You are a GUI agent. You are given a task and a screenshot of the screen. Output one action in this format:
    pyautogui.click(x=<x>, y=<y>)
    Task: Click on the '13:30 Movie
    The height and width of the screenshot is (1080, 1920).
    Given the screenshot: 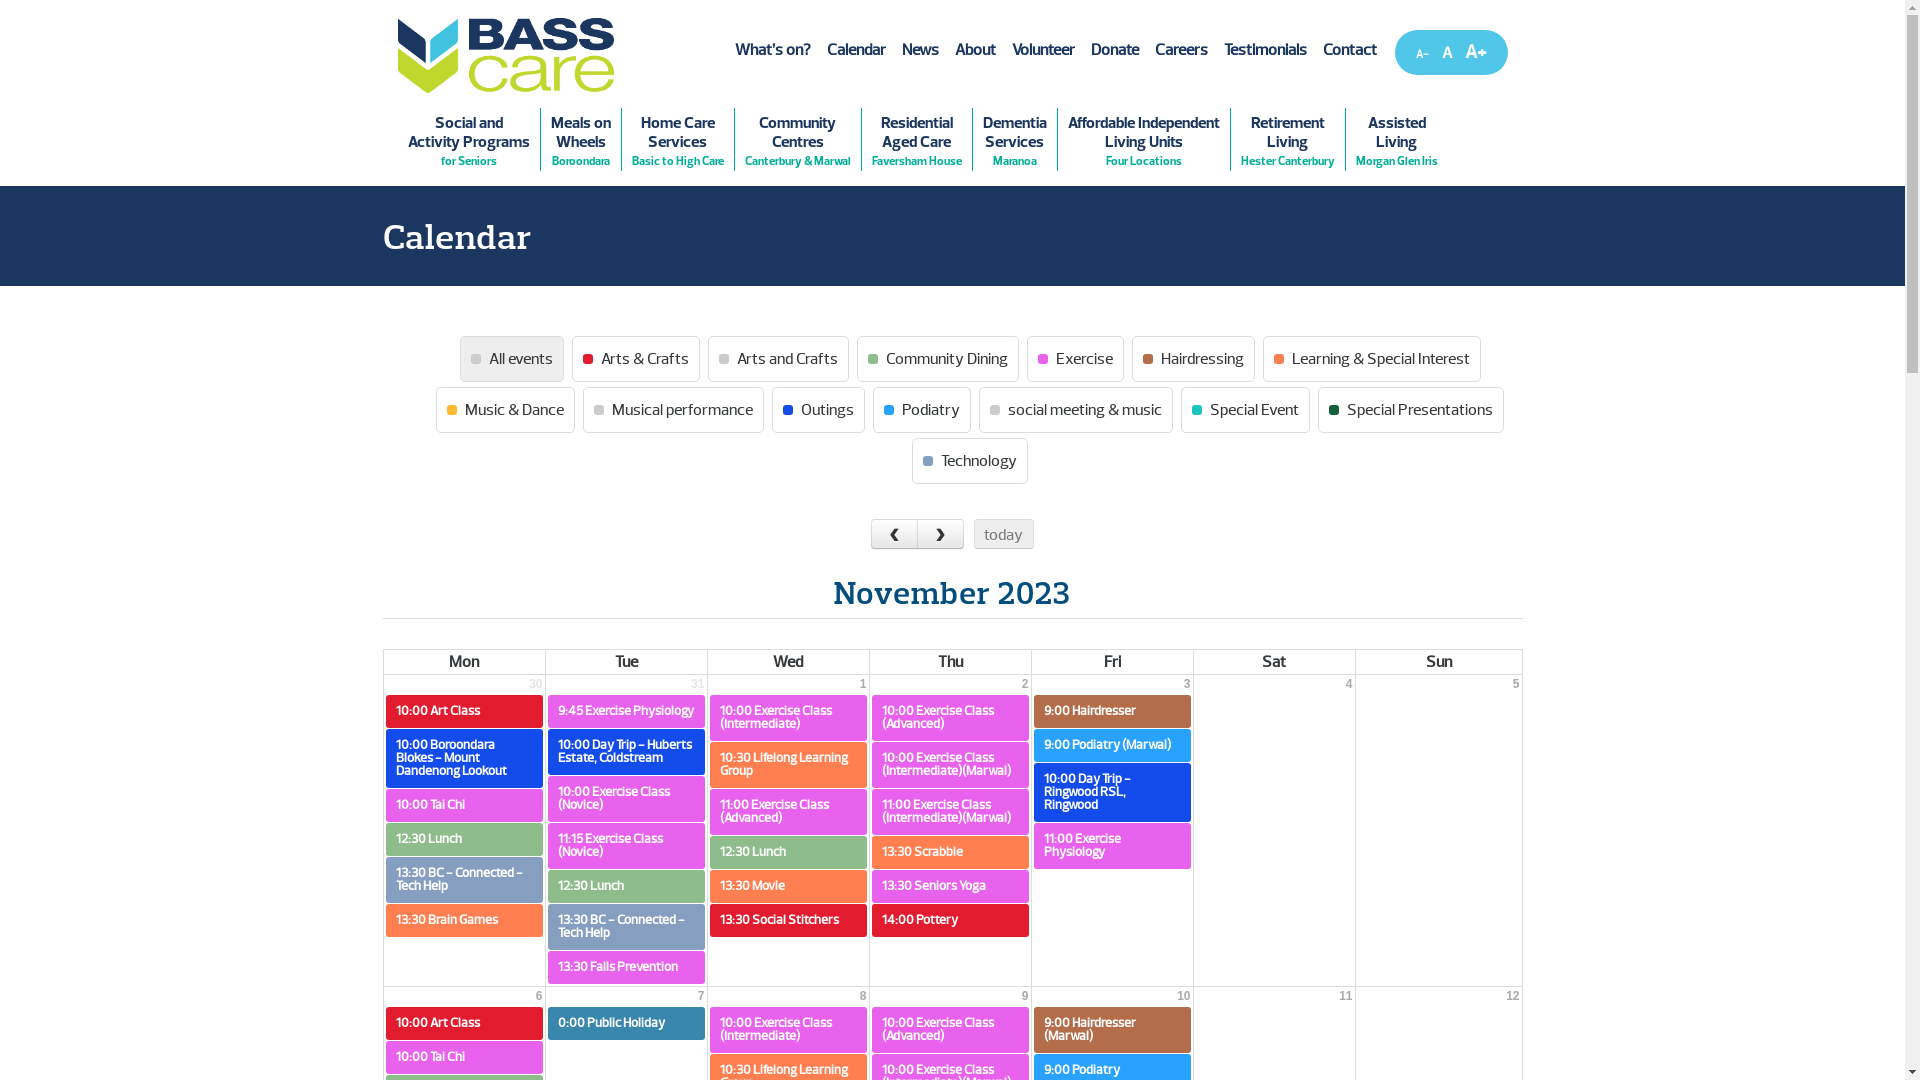 What is the action you would take?
    pyautogui.click(x=787, y=885)
    